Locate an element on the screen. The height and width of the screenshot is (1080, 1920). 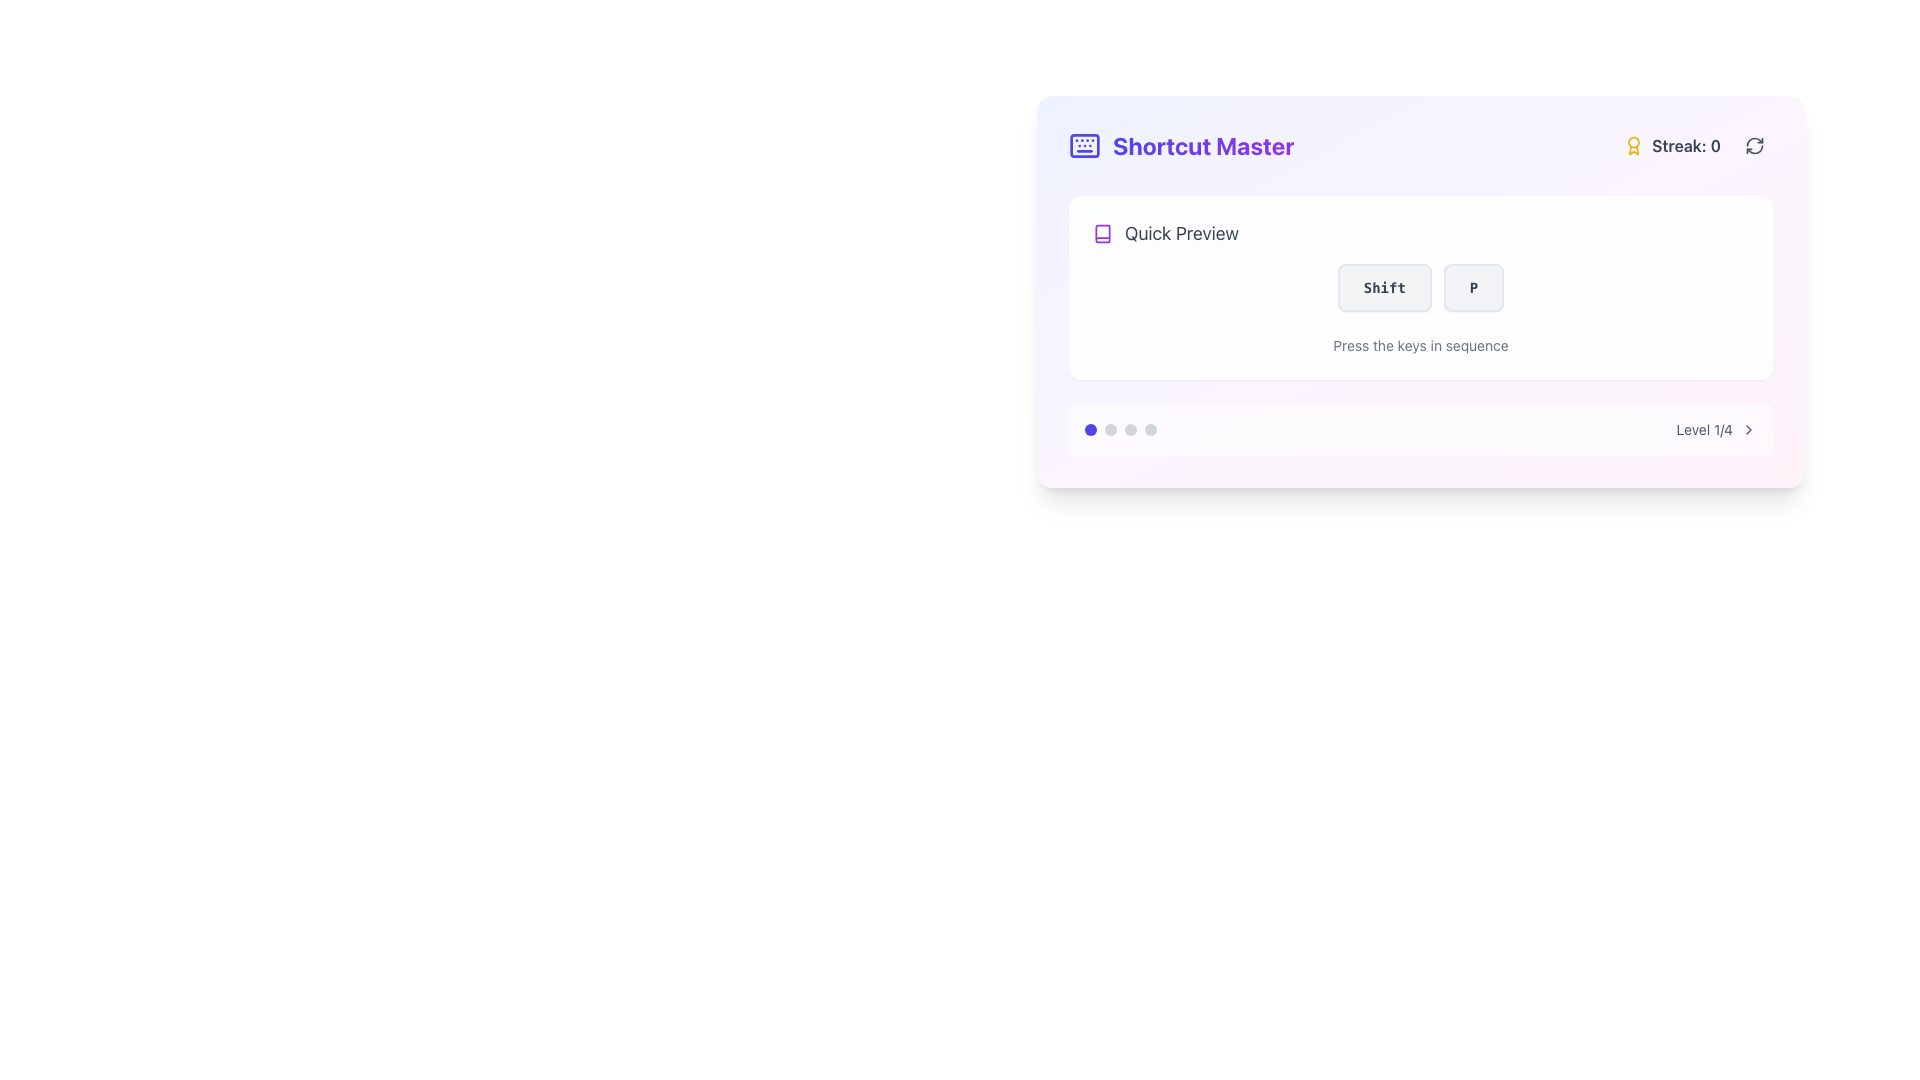
the decorative icon that represents the 'Shortcut Master' feature, located to the left of the 'Shortcut Master' text in the top-left area of the main card is located at coordinates (1083, 145).